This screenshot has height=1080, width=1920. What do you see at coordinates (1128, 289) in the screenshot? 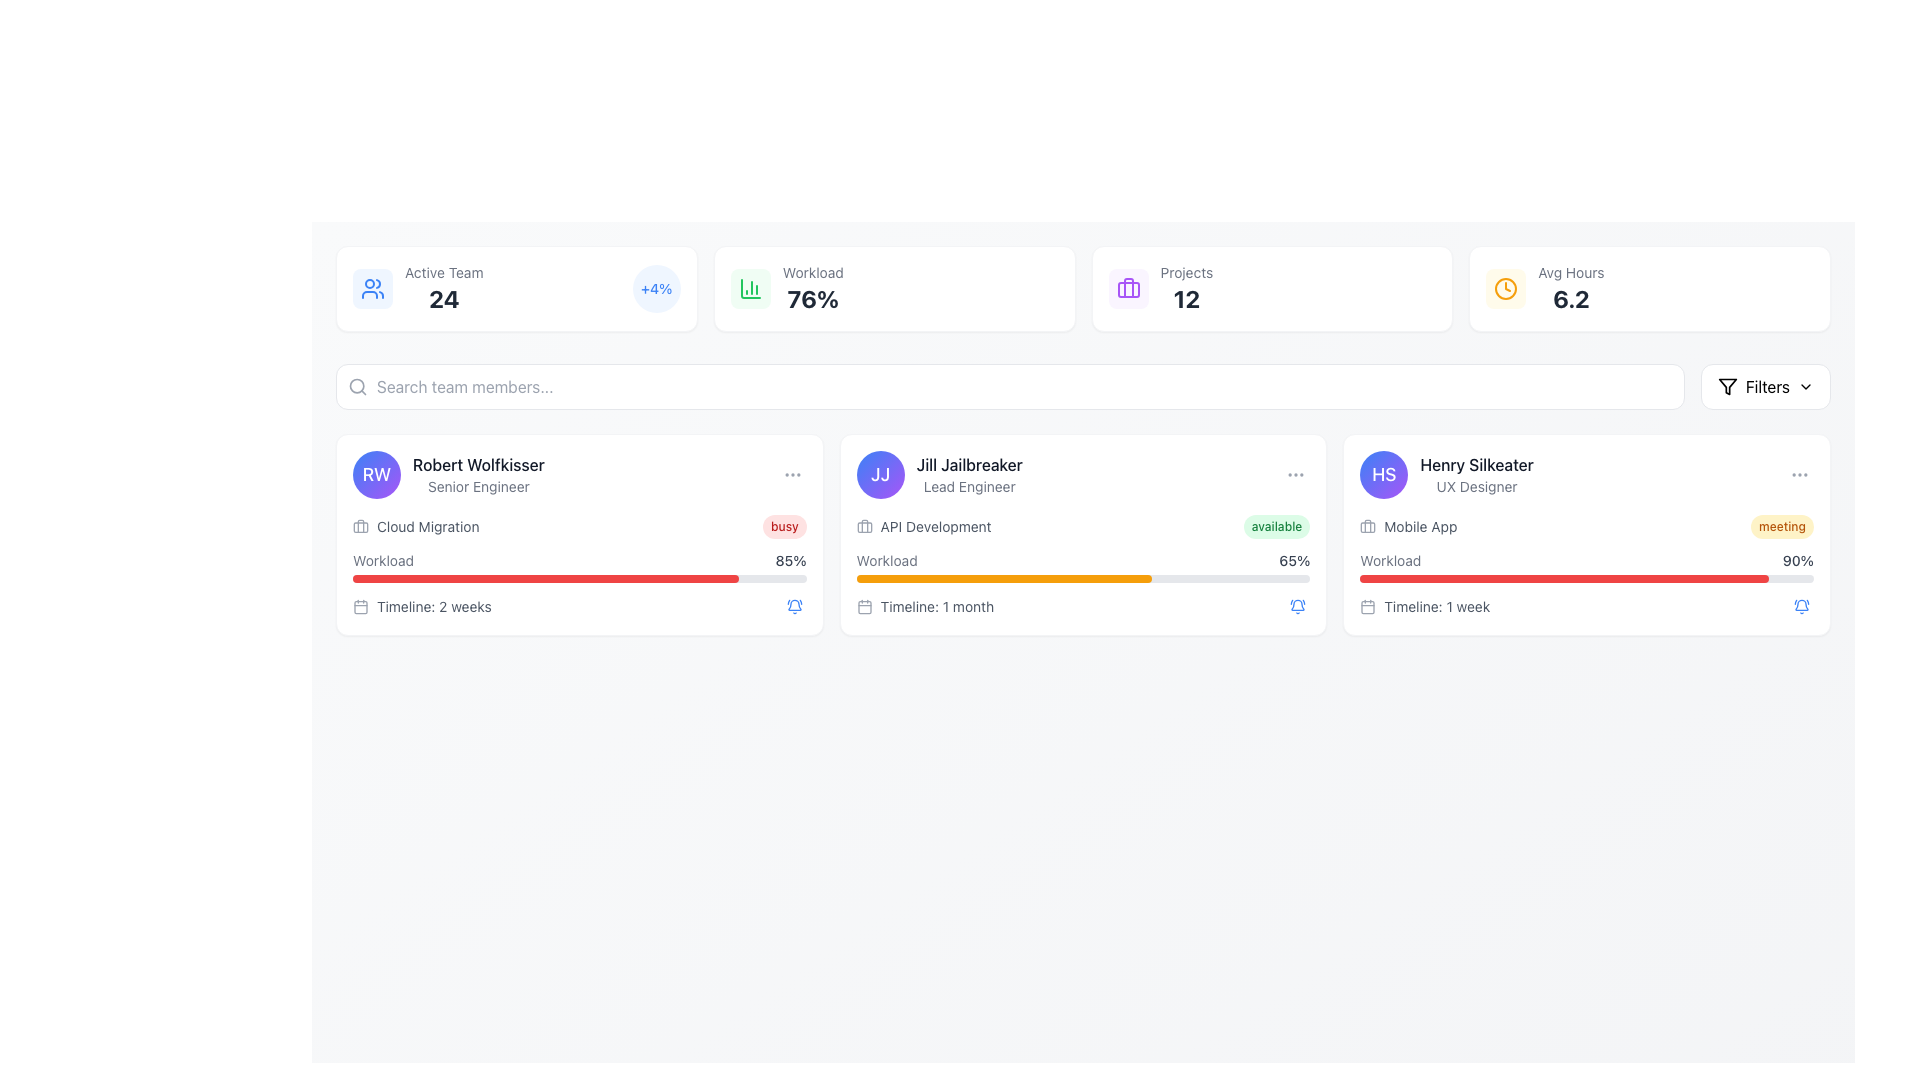
I see `the purple rectangular SVG component with rounded corners located within the 'Projects' card, centralized within a briefcase icon` at bounding box center [1128, 289].